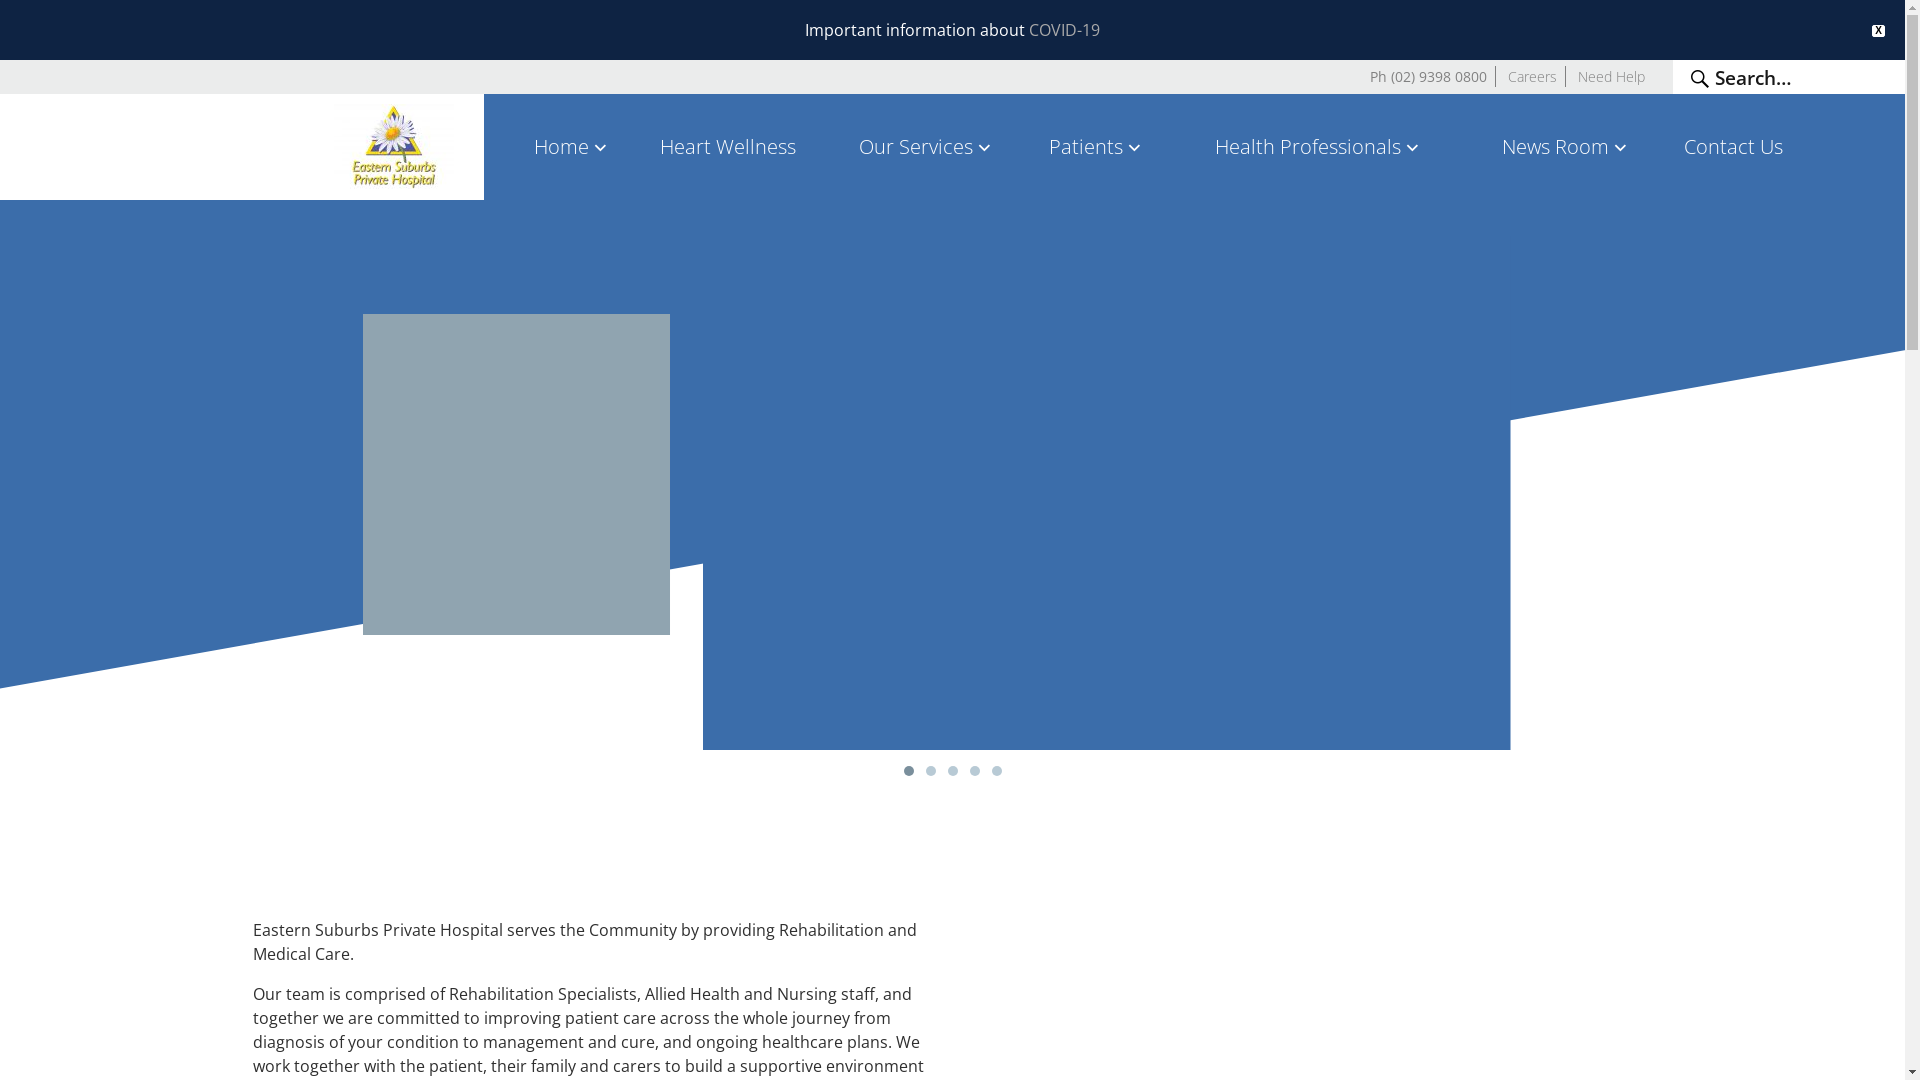 The image size is (1920, 1080). What do you see at coordinates (1063, 30) in the screenshot?
I see `'COVID-19'` at bounding box center [1063, 30].